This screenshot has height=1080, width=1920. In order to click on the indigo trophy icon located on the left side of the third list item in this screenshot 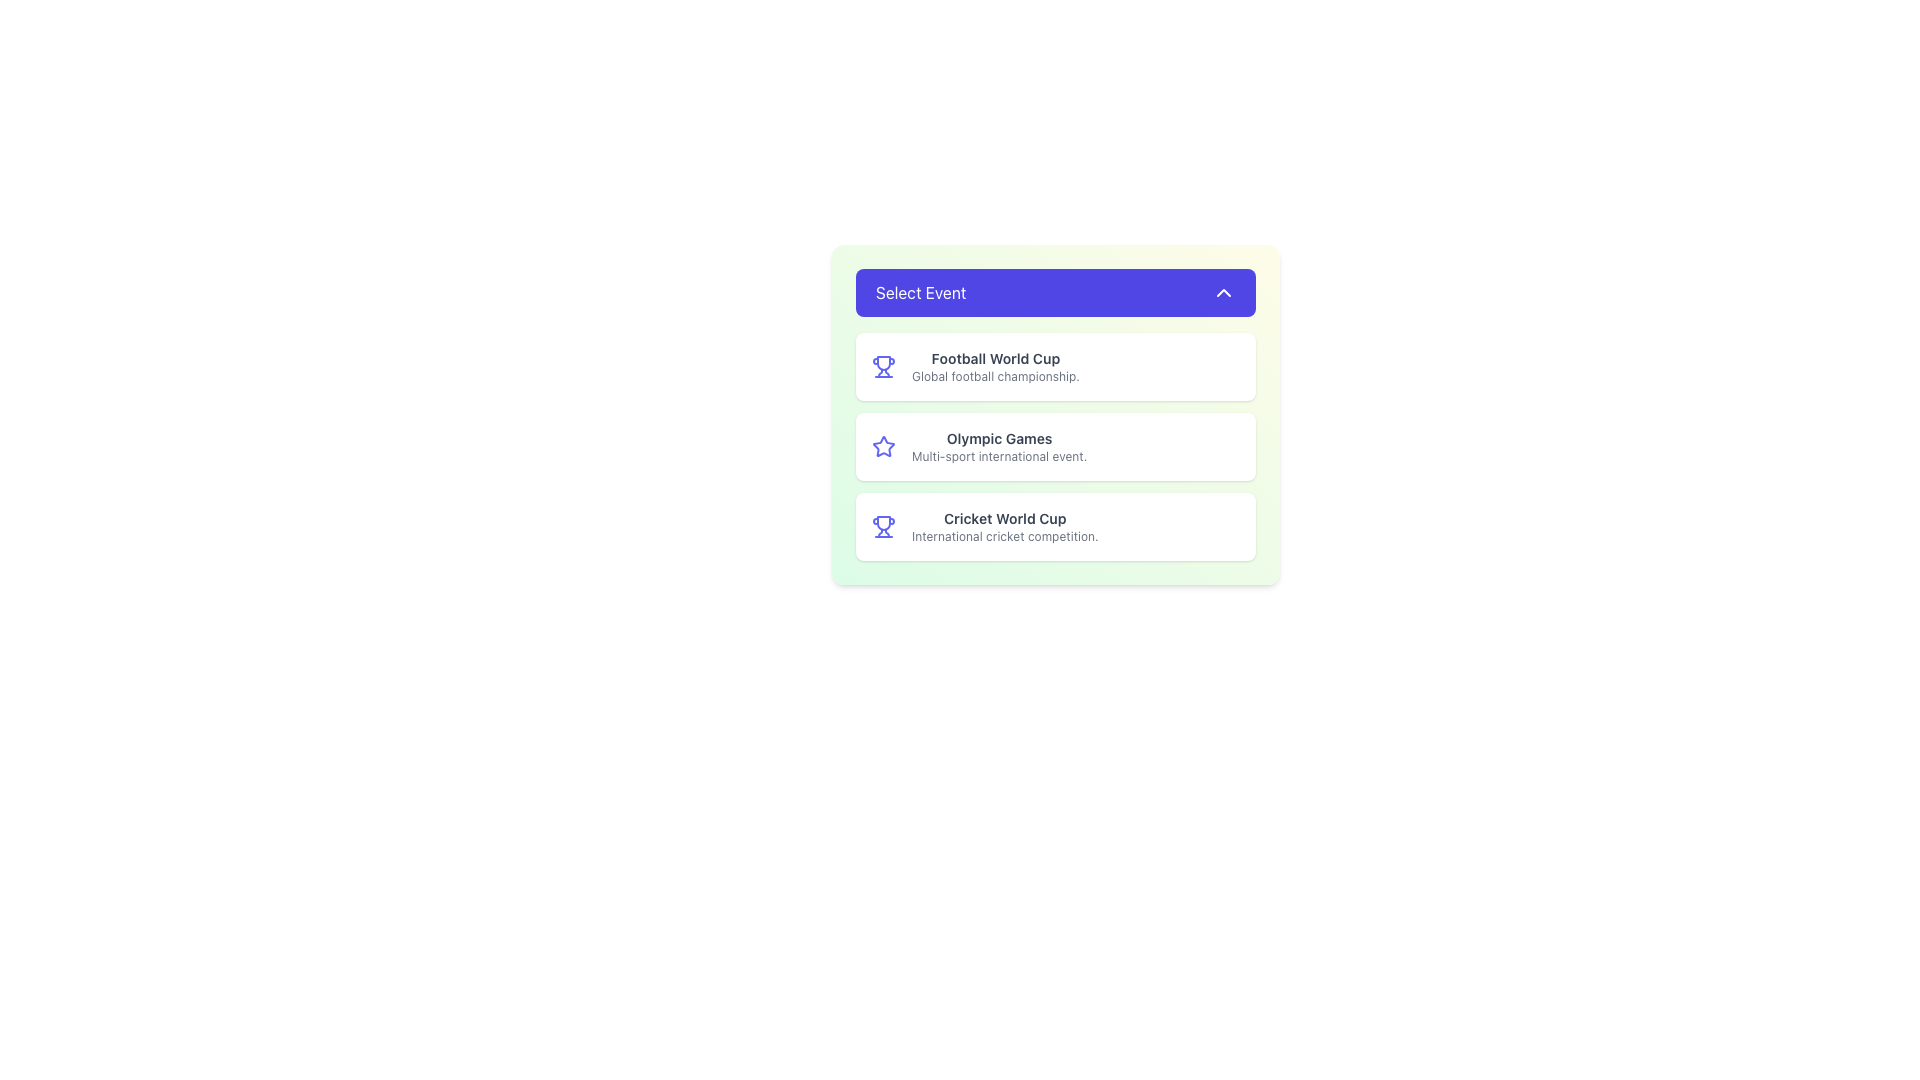, I will do `click(882, 526)`.